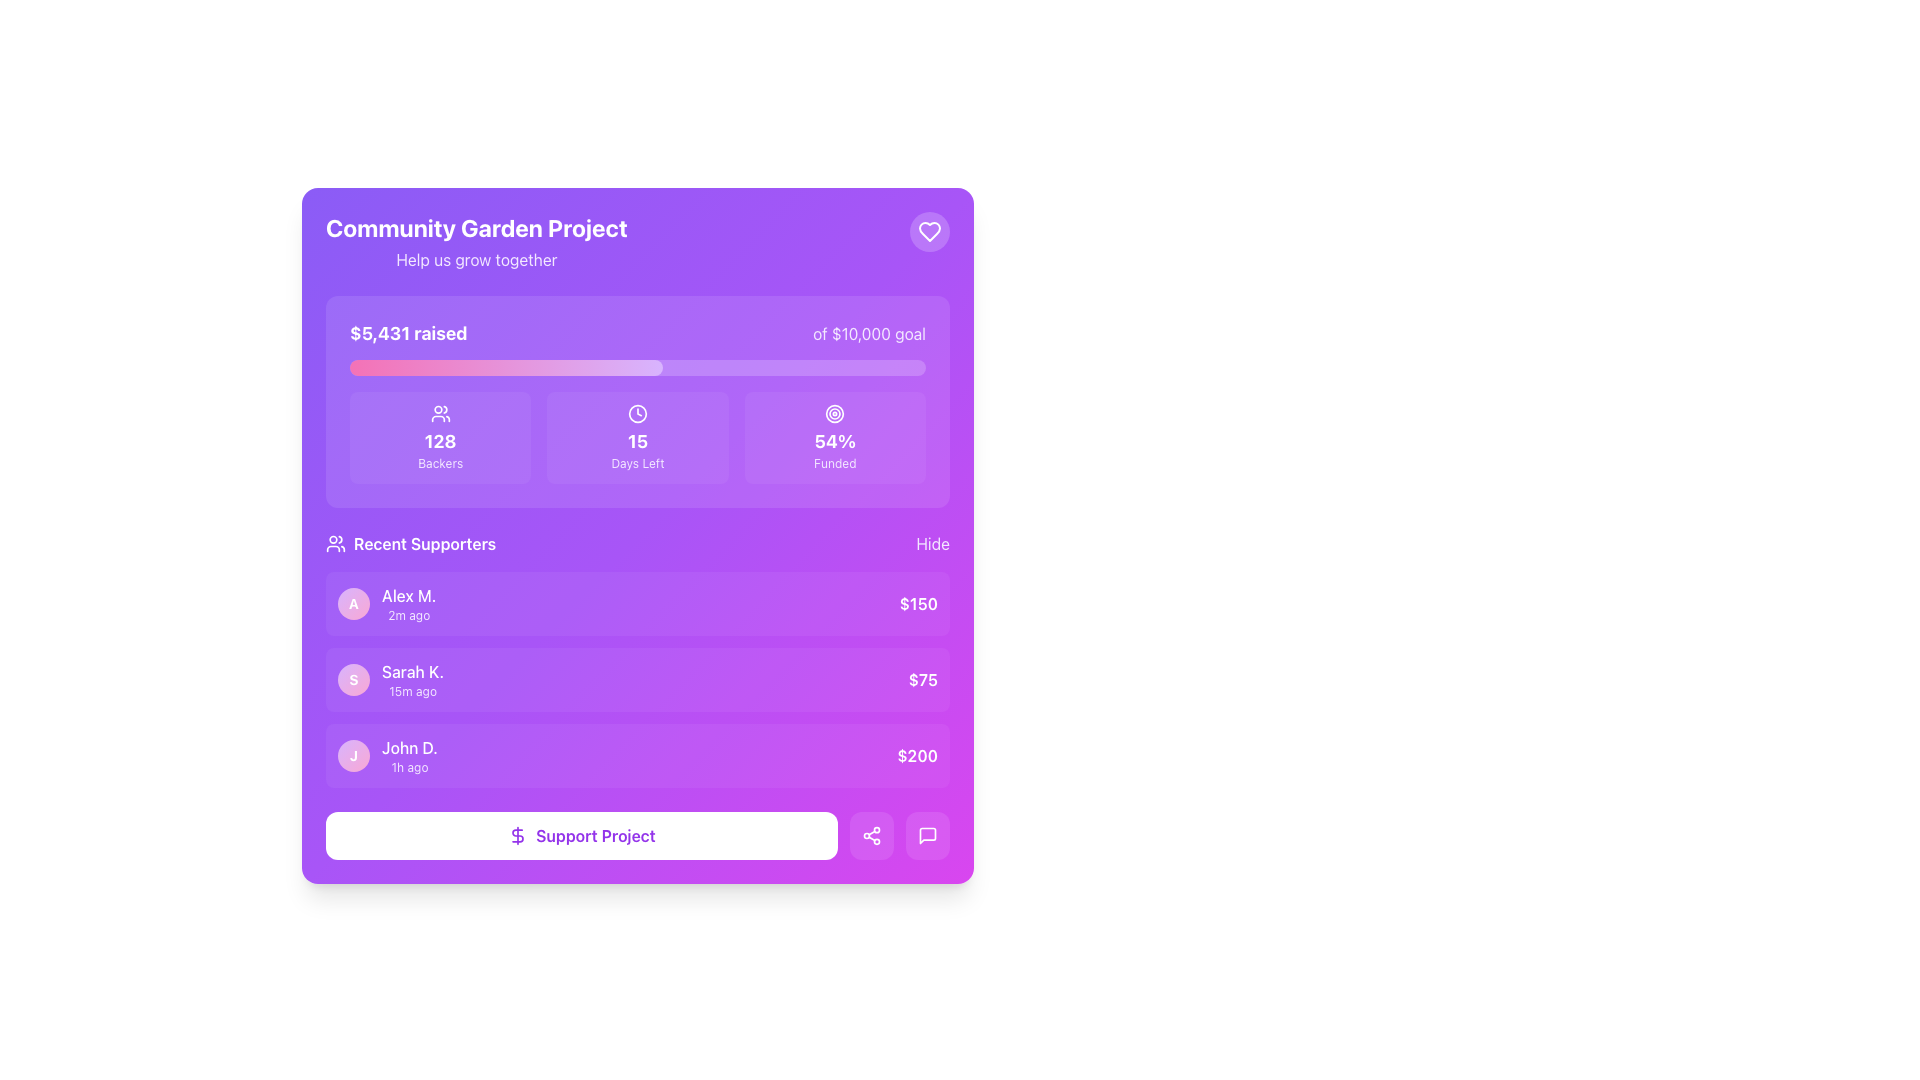 Image resolution: width=1920 pixels, height=1080 pixels. What do you see at coordinates (637, 412) in the screenshot?
I see `the decorative clock icon located in the second card of the middle section, which symbolizes time remaining and is above the '15 Days Left' text` at bounding box center [637, 412].